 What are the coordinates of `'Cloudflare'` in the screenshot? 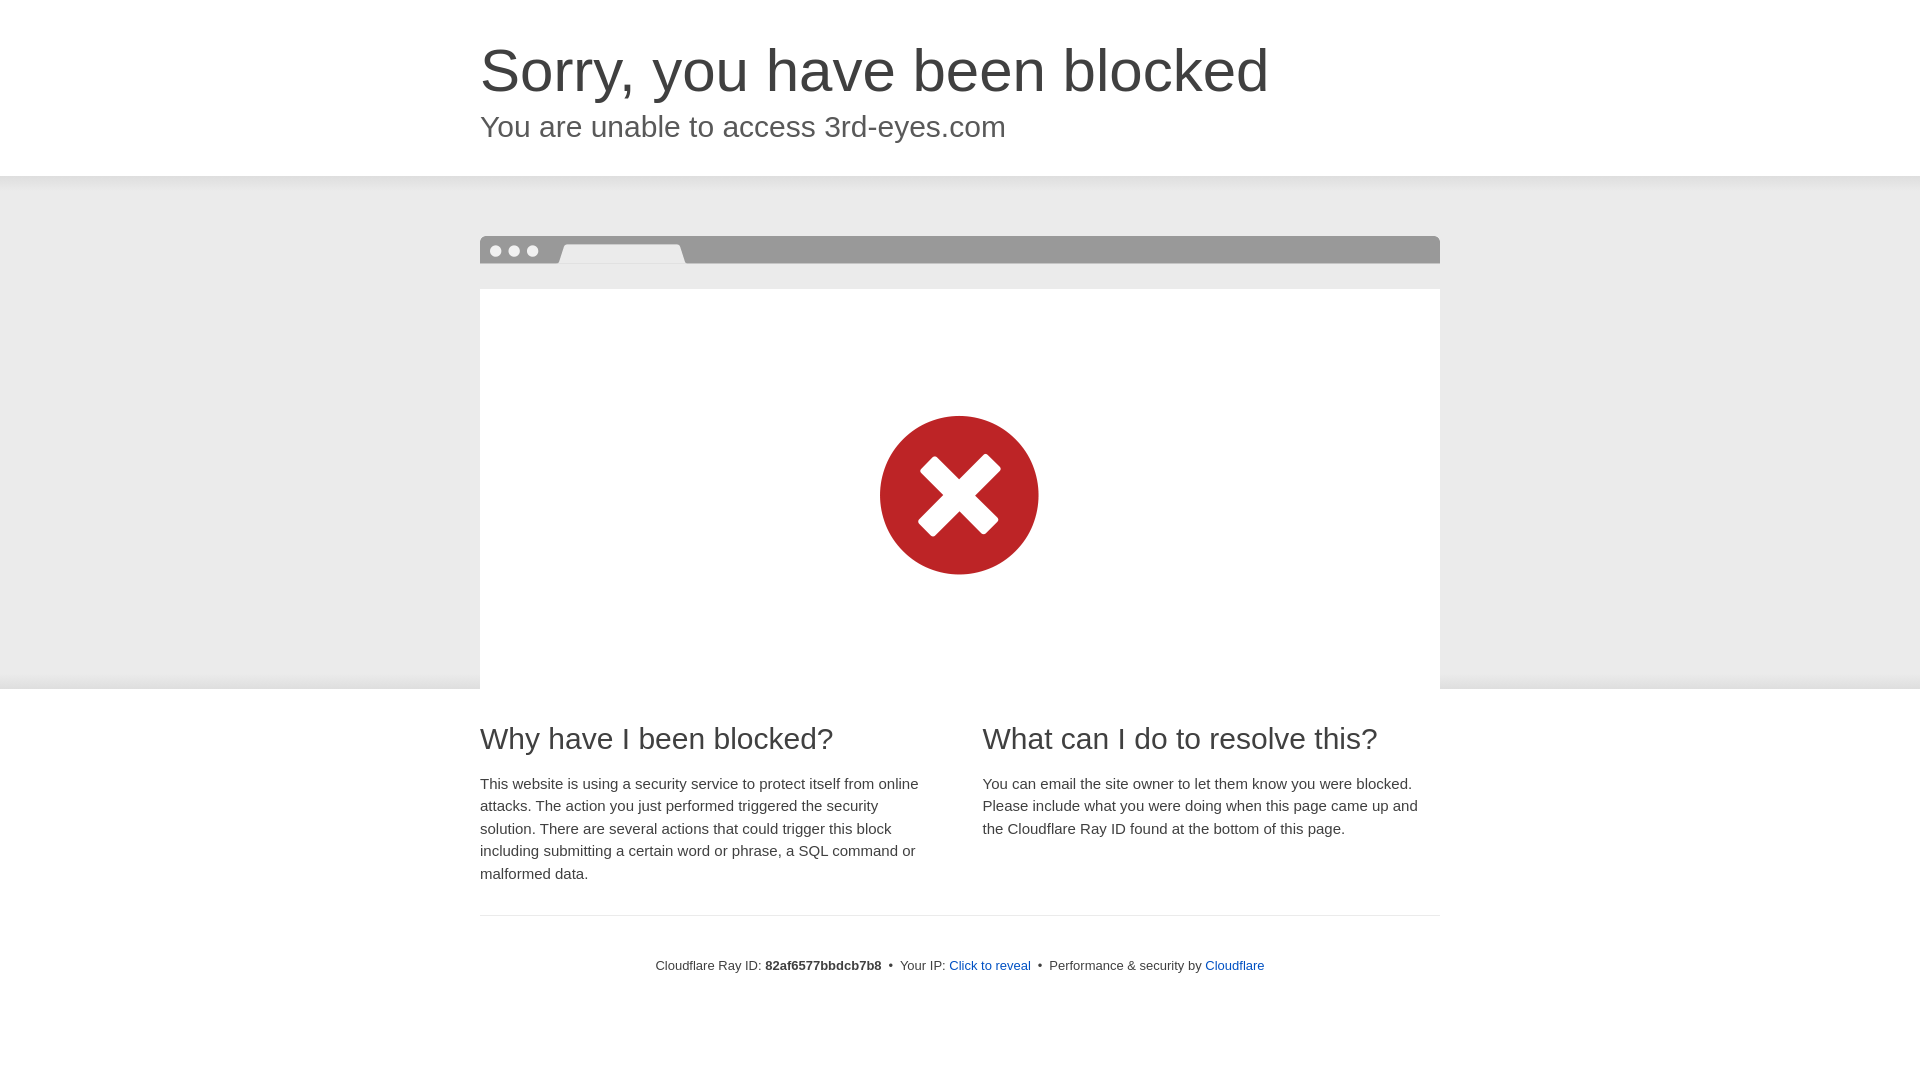 It's located at (1233, 964).